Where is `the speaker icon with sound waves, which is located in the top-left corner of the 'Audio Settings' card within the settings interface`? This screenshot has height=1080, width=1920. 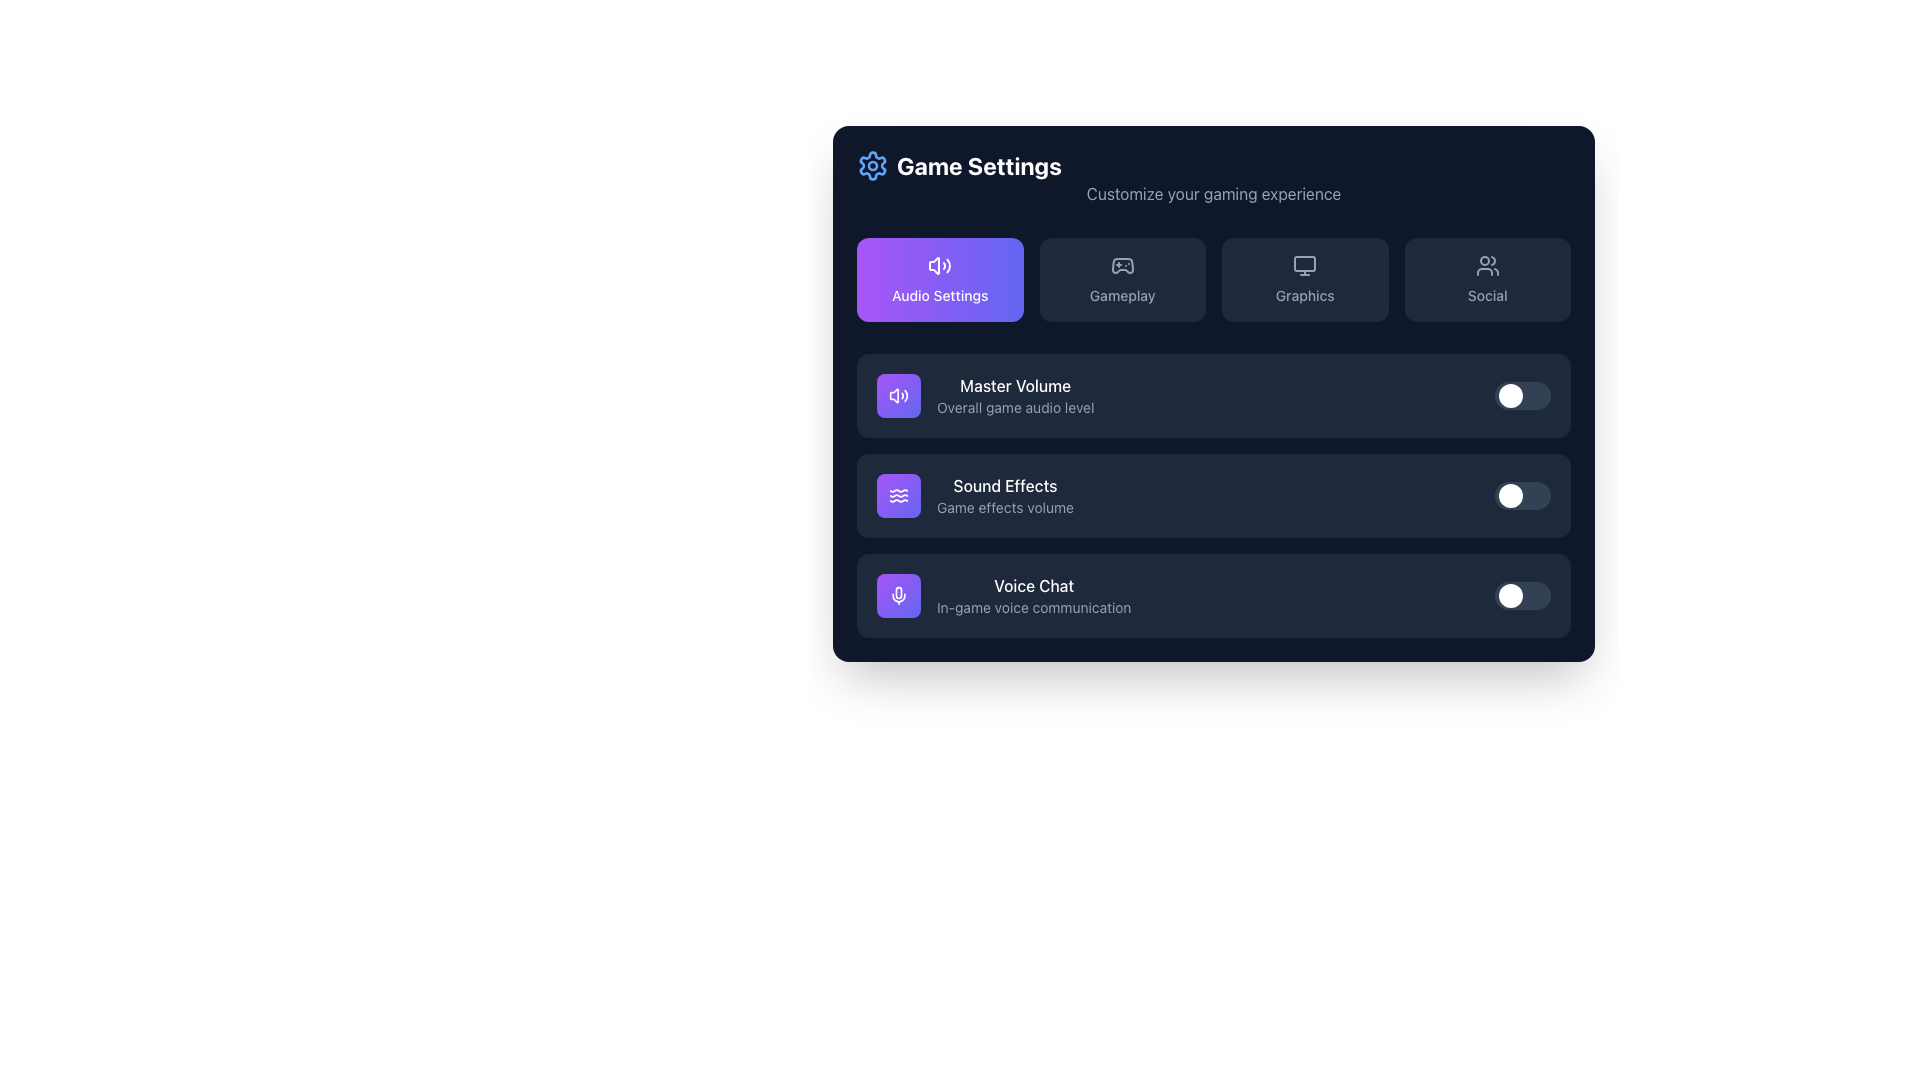
the speaker icon with sound waves, which is located in the top-left corner of the 'Audio Settings' card within the settings interface is located at coordinates (897, 396).